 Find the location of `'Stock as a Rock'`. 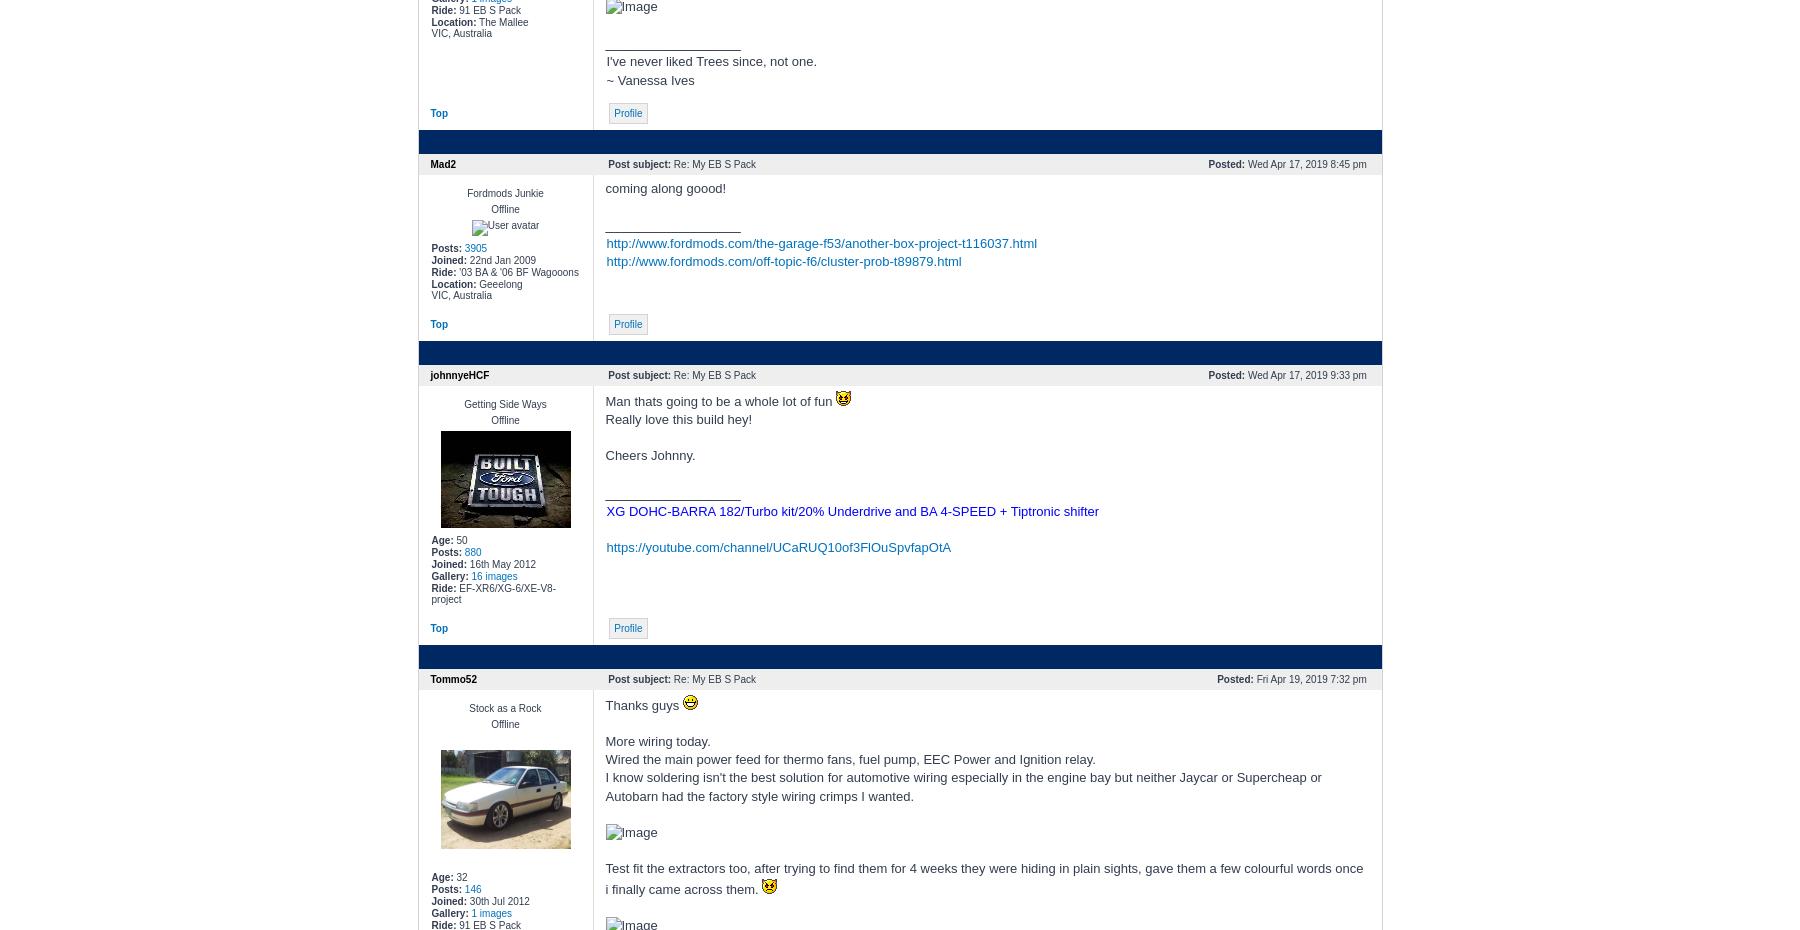

'Stock as a Rock' is located at coordinates (504, 707).